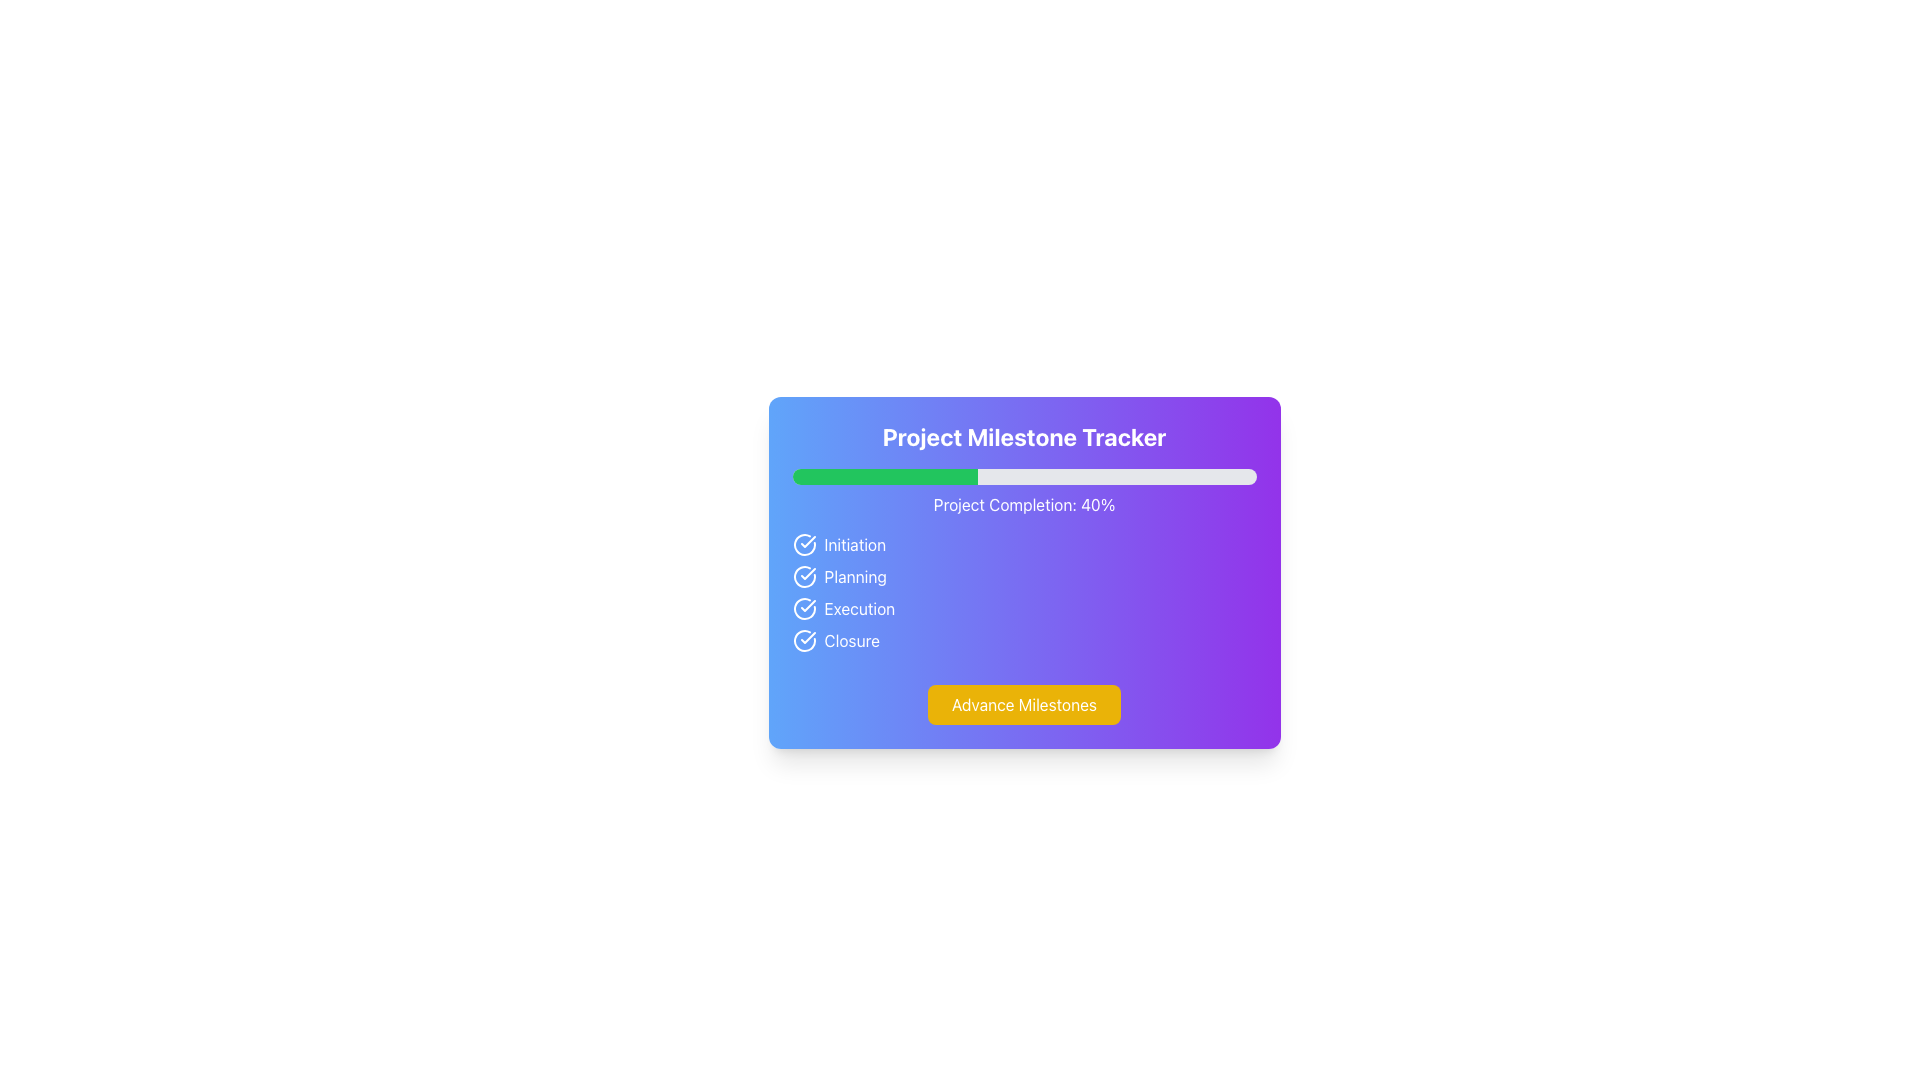 The image size is (1920, 1080). I want to click on the status icon component for the 'Planning' milestone located in the second row of the list items, so click(804, 577).